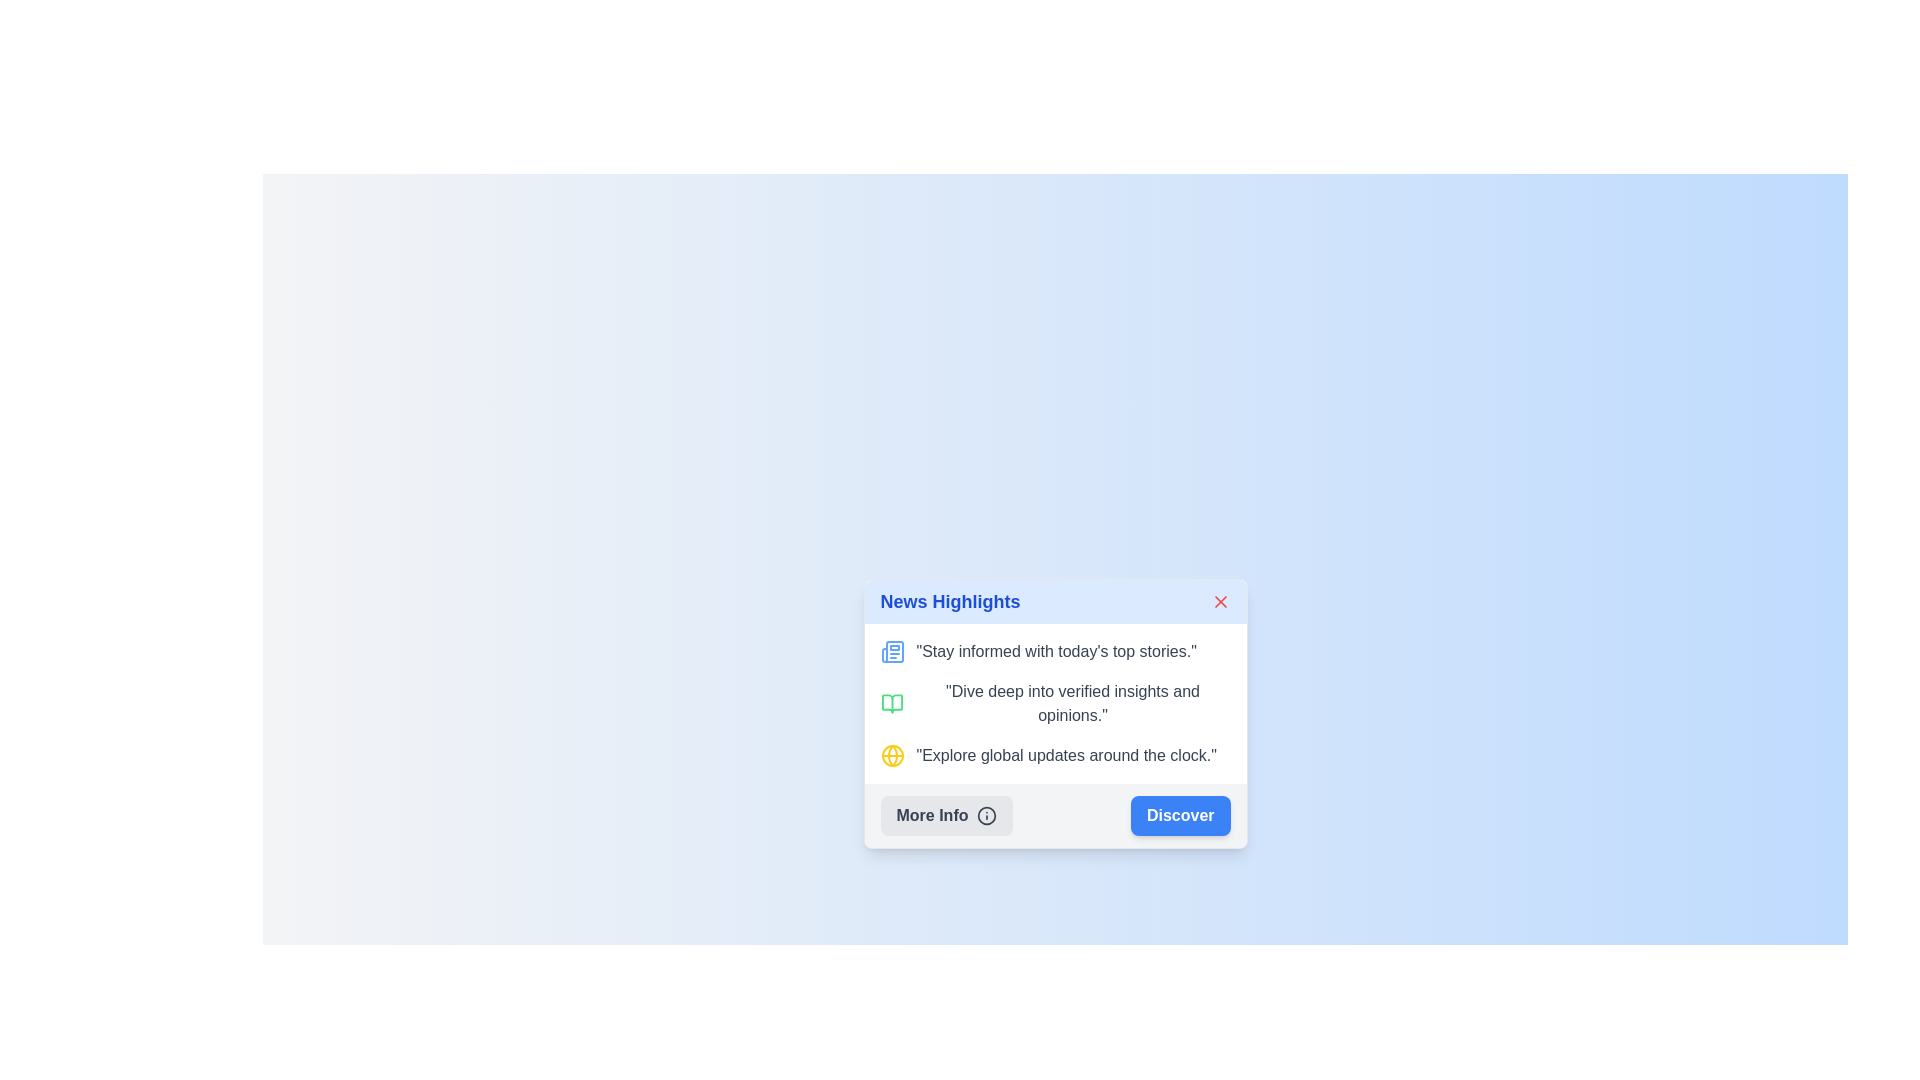 The image size is (1920, 1080). What do you see at coordinates (1055, 651) in the screenshot?
I see `the static text element that contains the message 'Stay informed with today's top stories', which is styled with a gray font and positioned to the right of a newspaper icon in a card layout` at bounding box center [1055, 651].